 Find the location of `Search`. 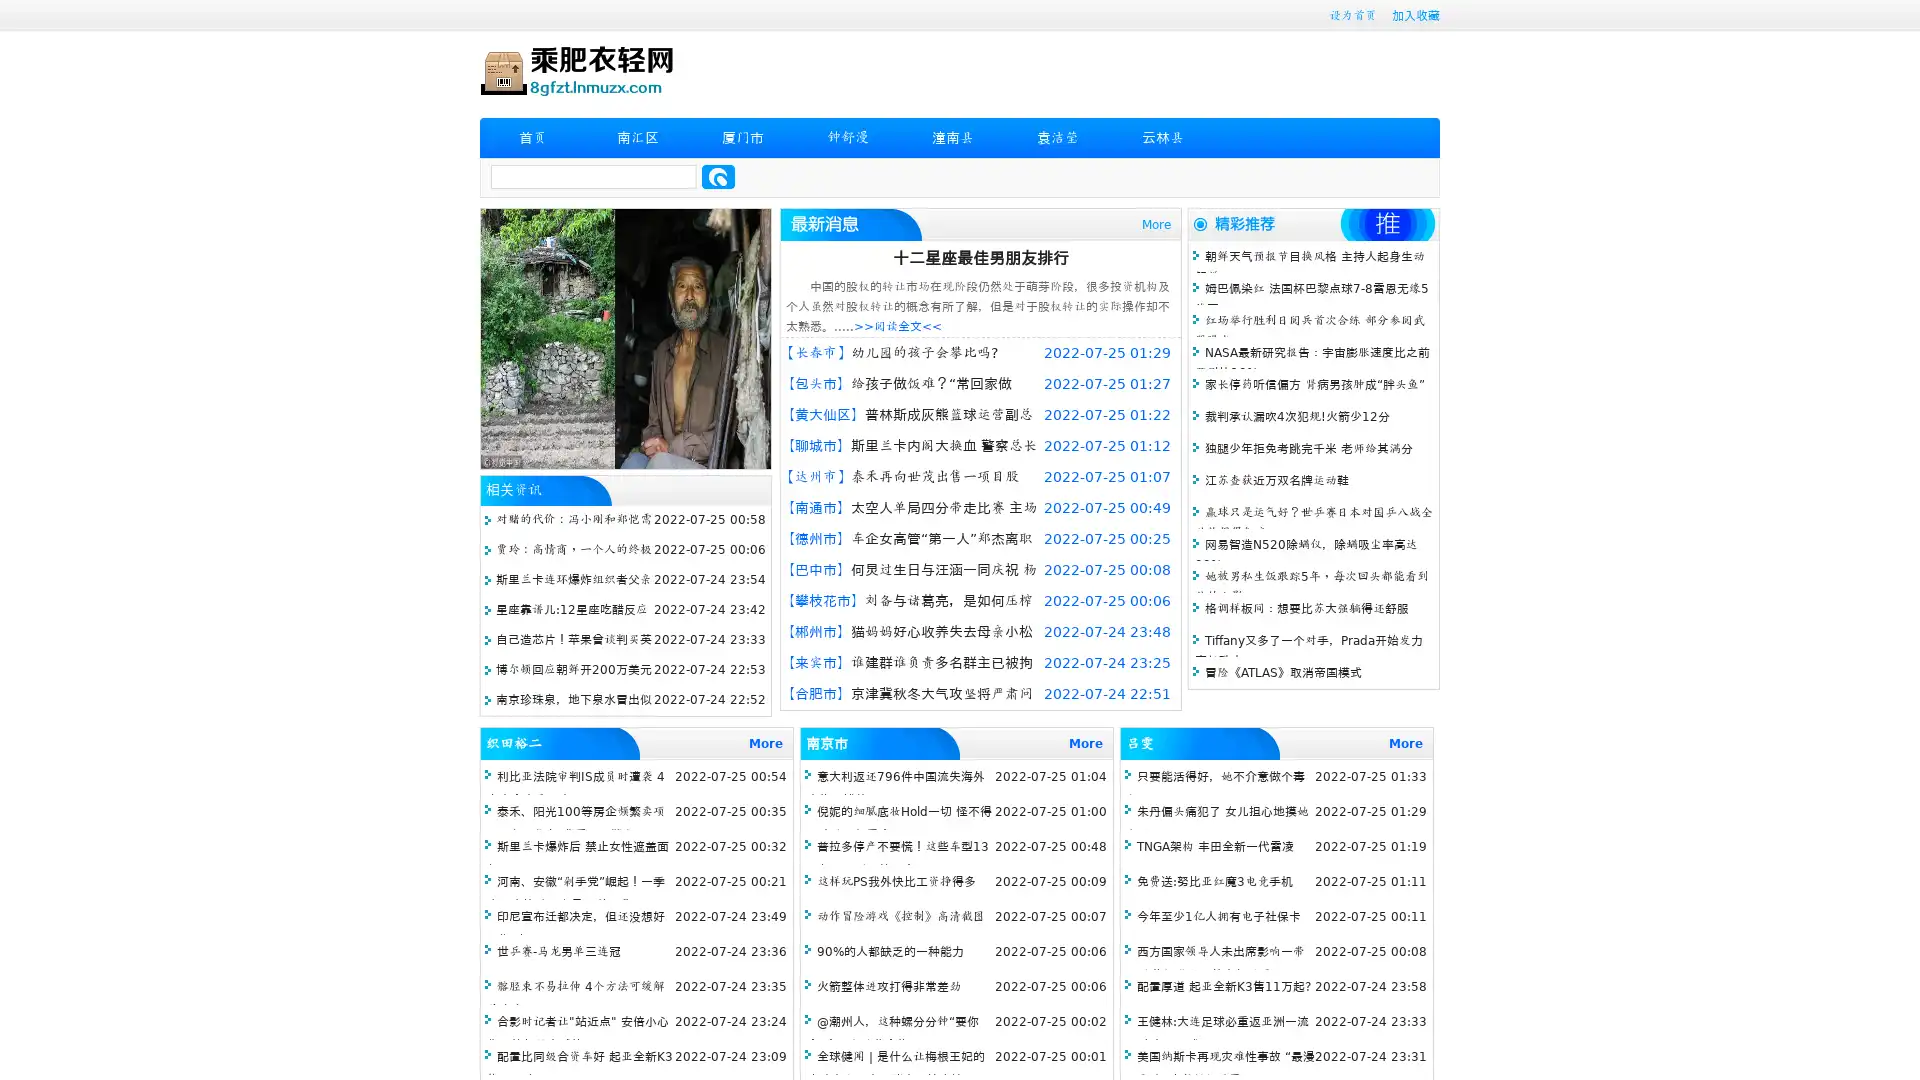

Search is located at coordinates (718, 176).